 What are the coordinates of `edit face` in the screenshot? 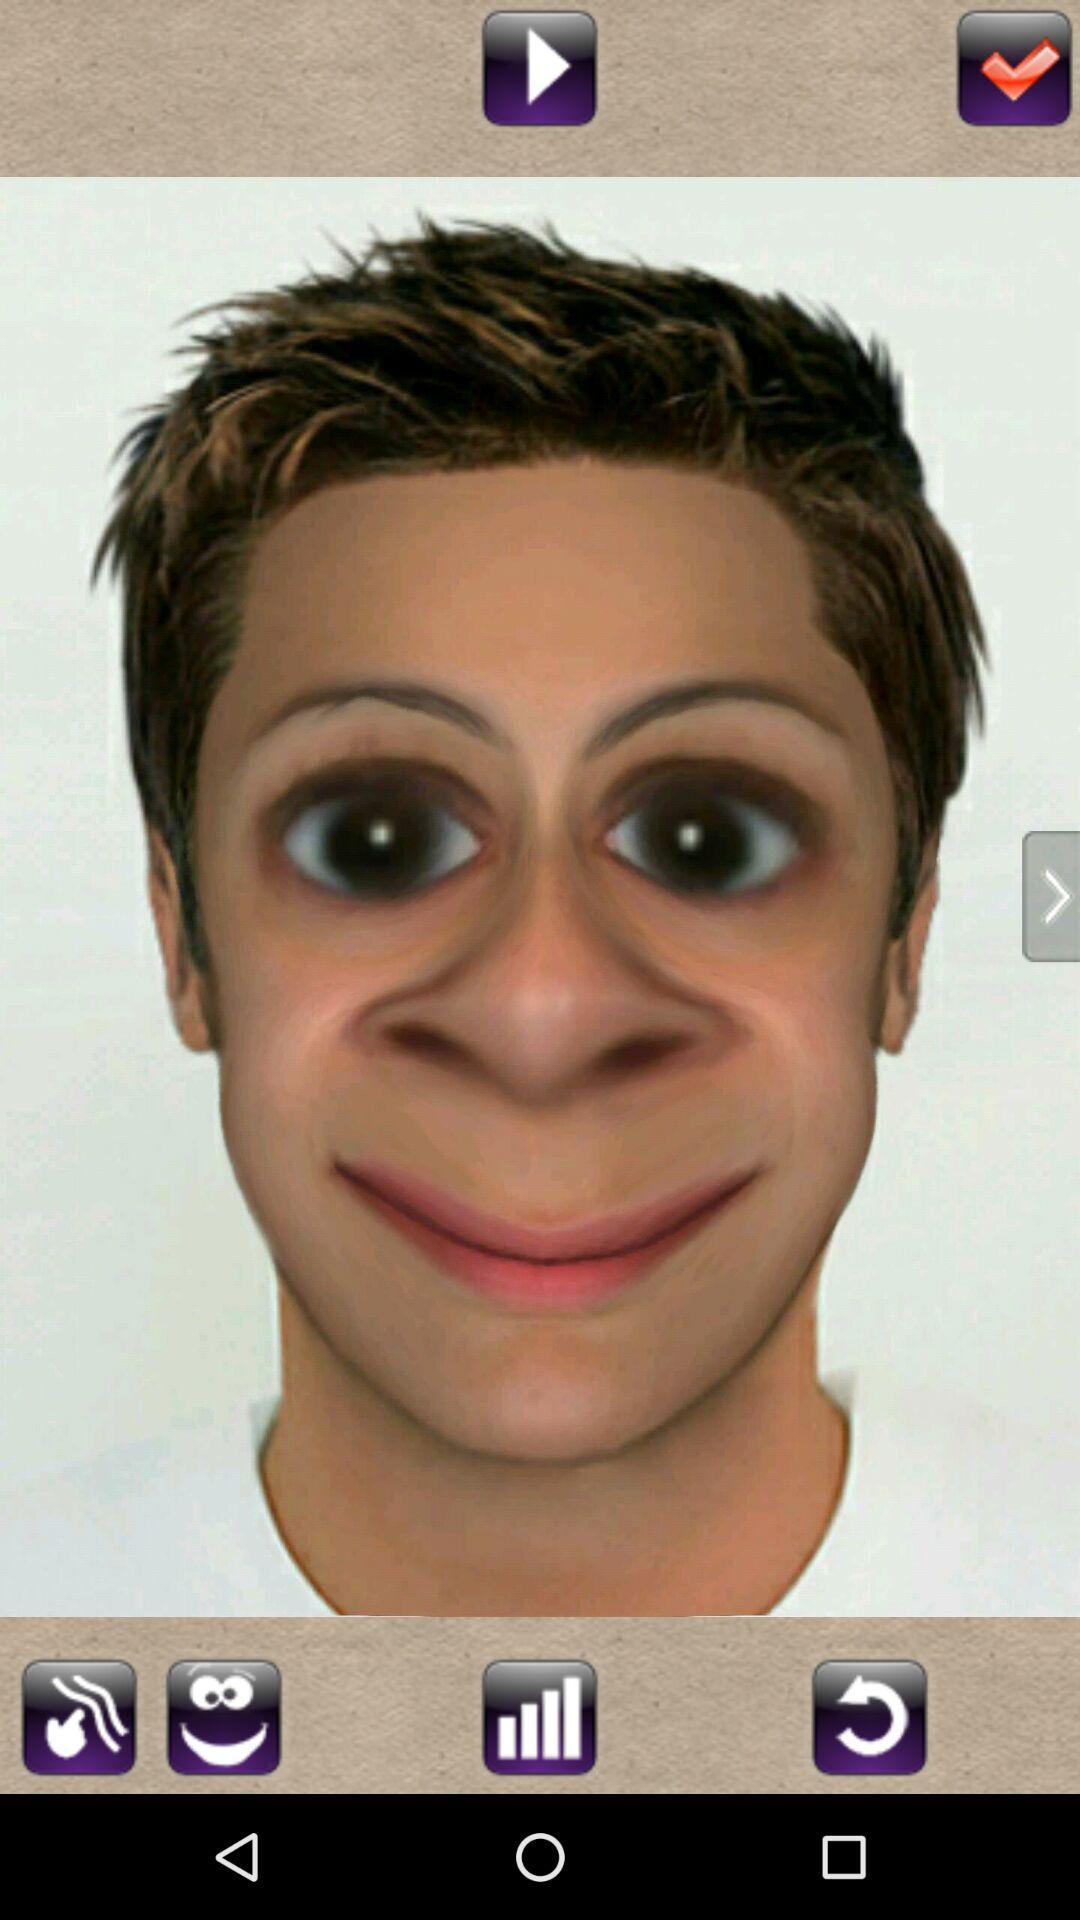 It's located at (223, 1713).